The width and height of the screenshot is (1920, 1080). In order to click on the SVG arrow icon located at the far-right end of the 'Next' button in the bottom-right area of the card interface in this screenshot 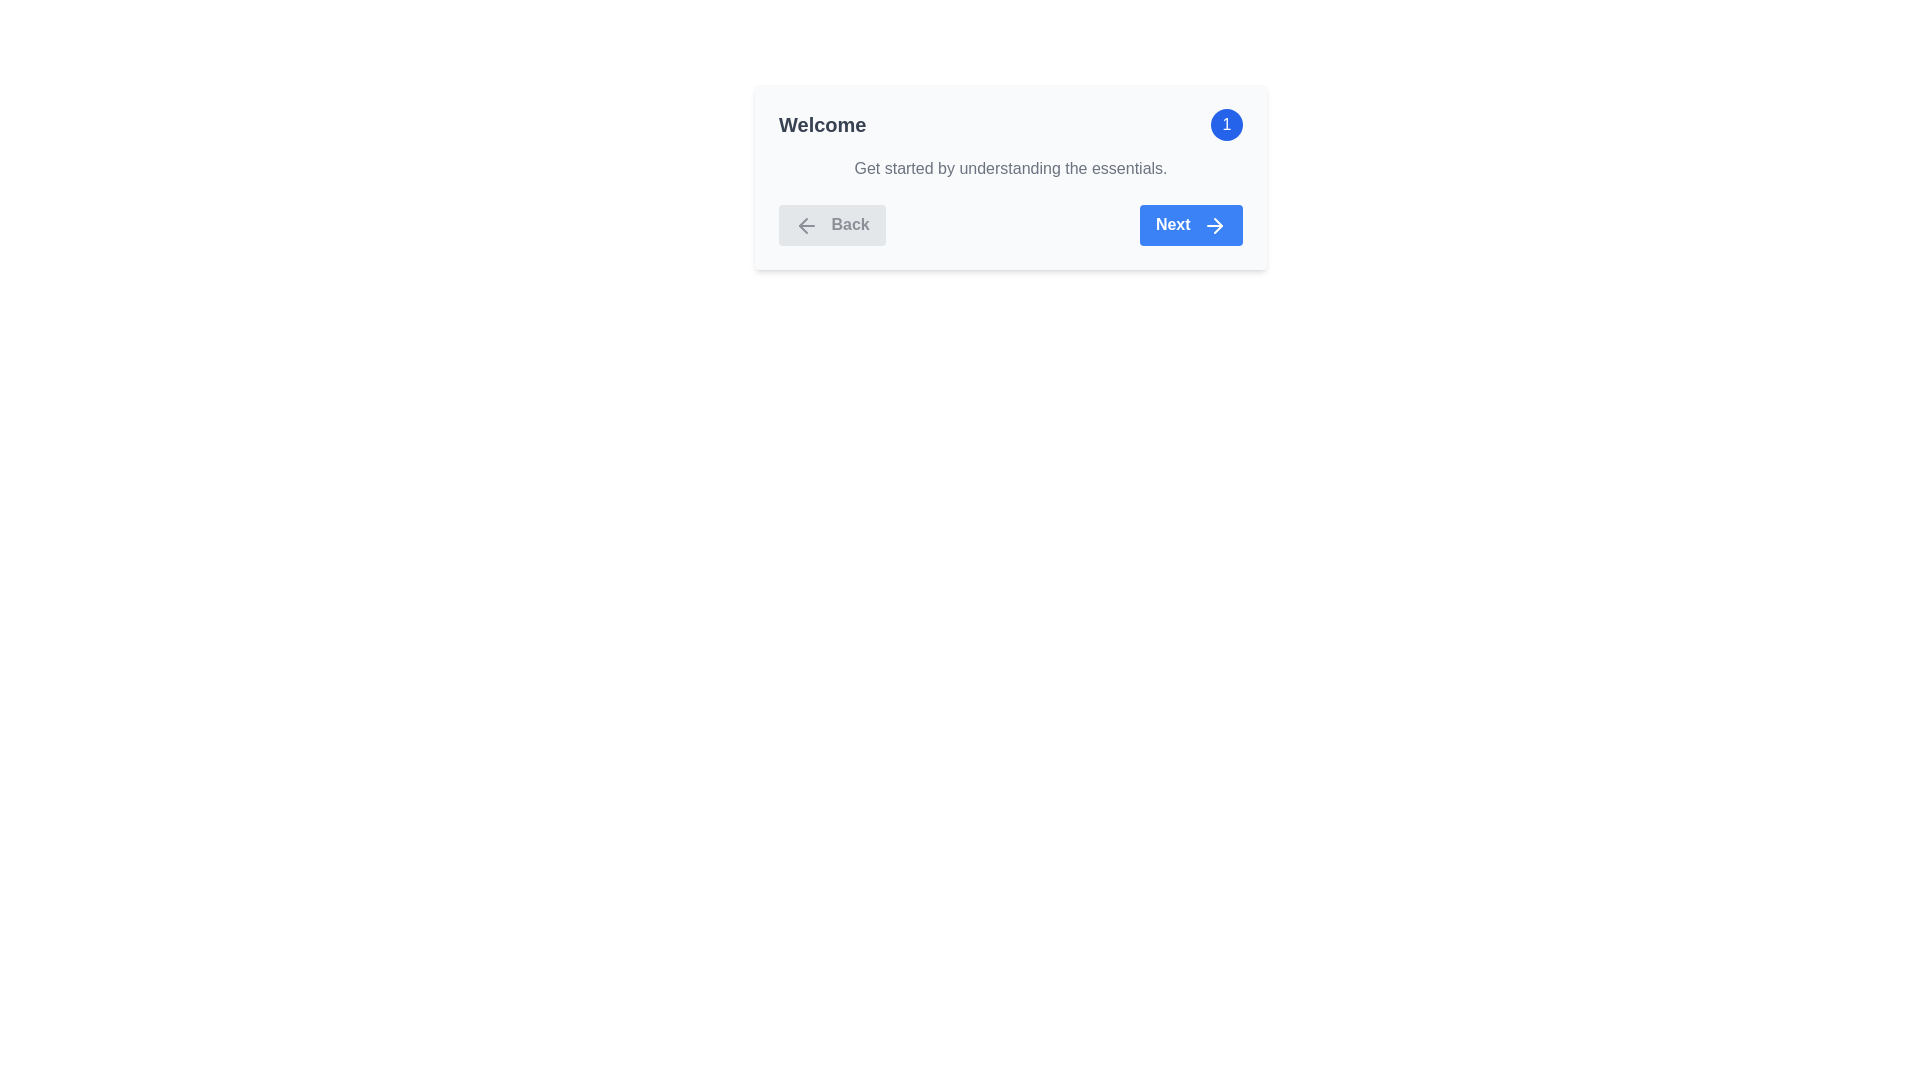, I will do `click(1213, 224)`.